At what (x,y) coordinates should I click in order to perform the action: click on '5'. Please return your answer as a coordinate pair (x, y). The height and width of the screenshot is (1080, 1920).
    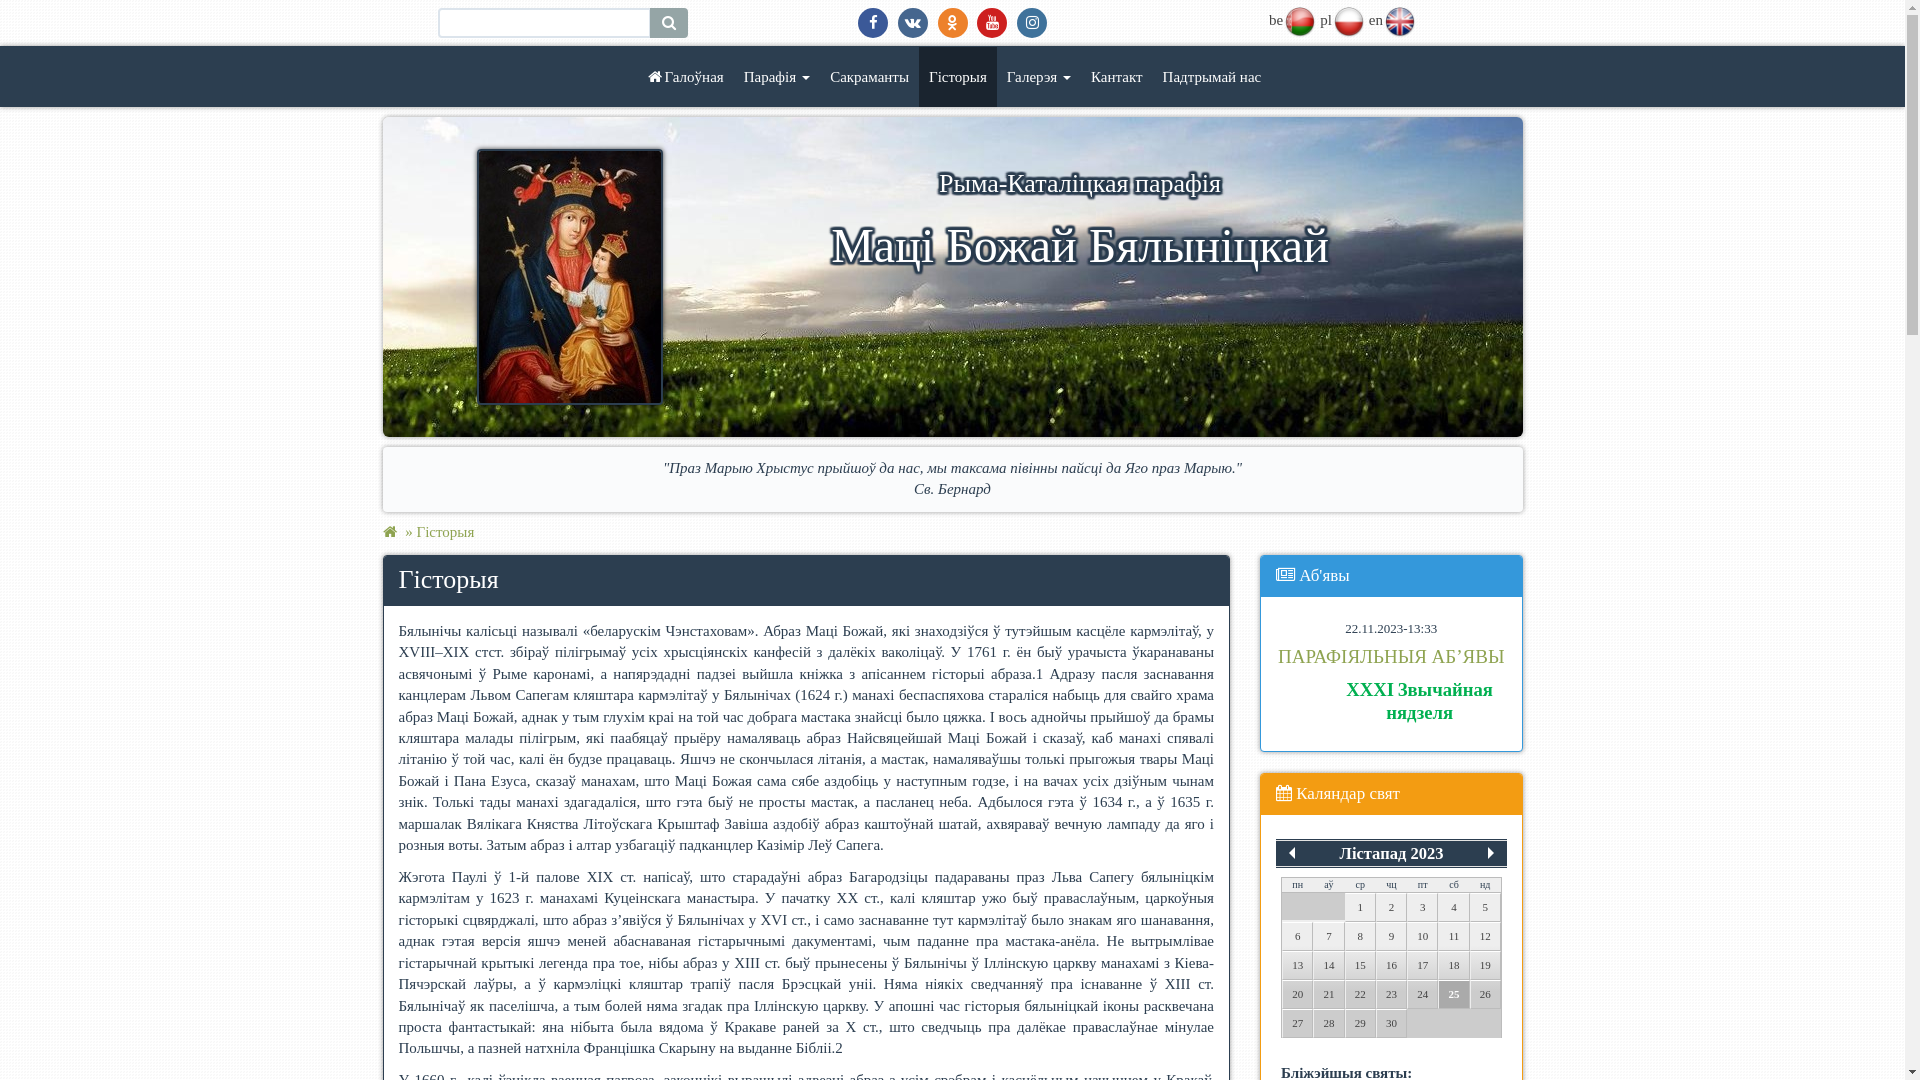
    Looking at the image, I should click on (1485, 907).